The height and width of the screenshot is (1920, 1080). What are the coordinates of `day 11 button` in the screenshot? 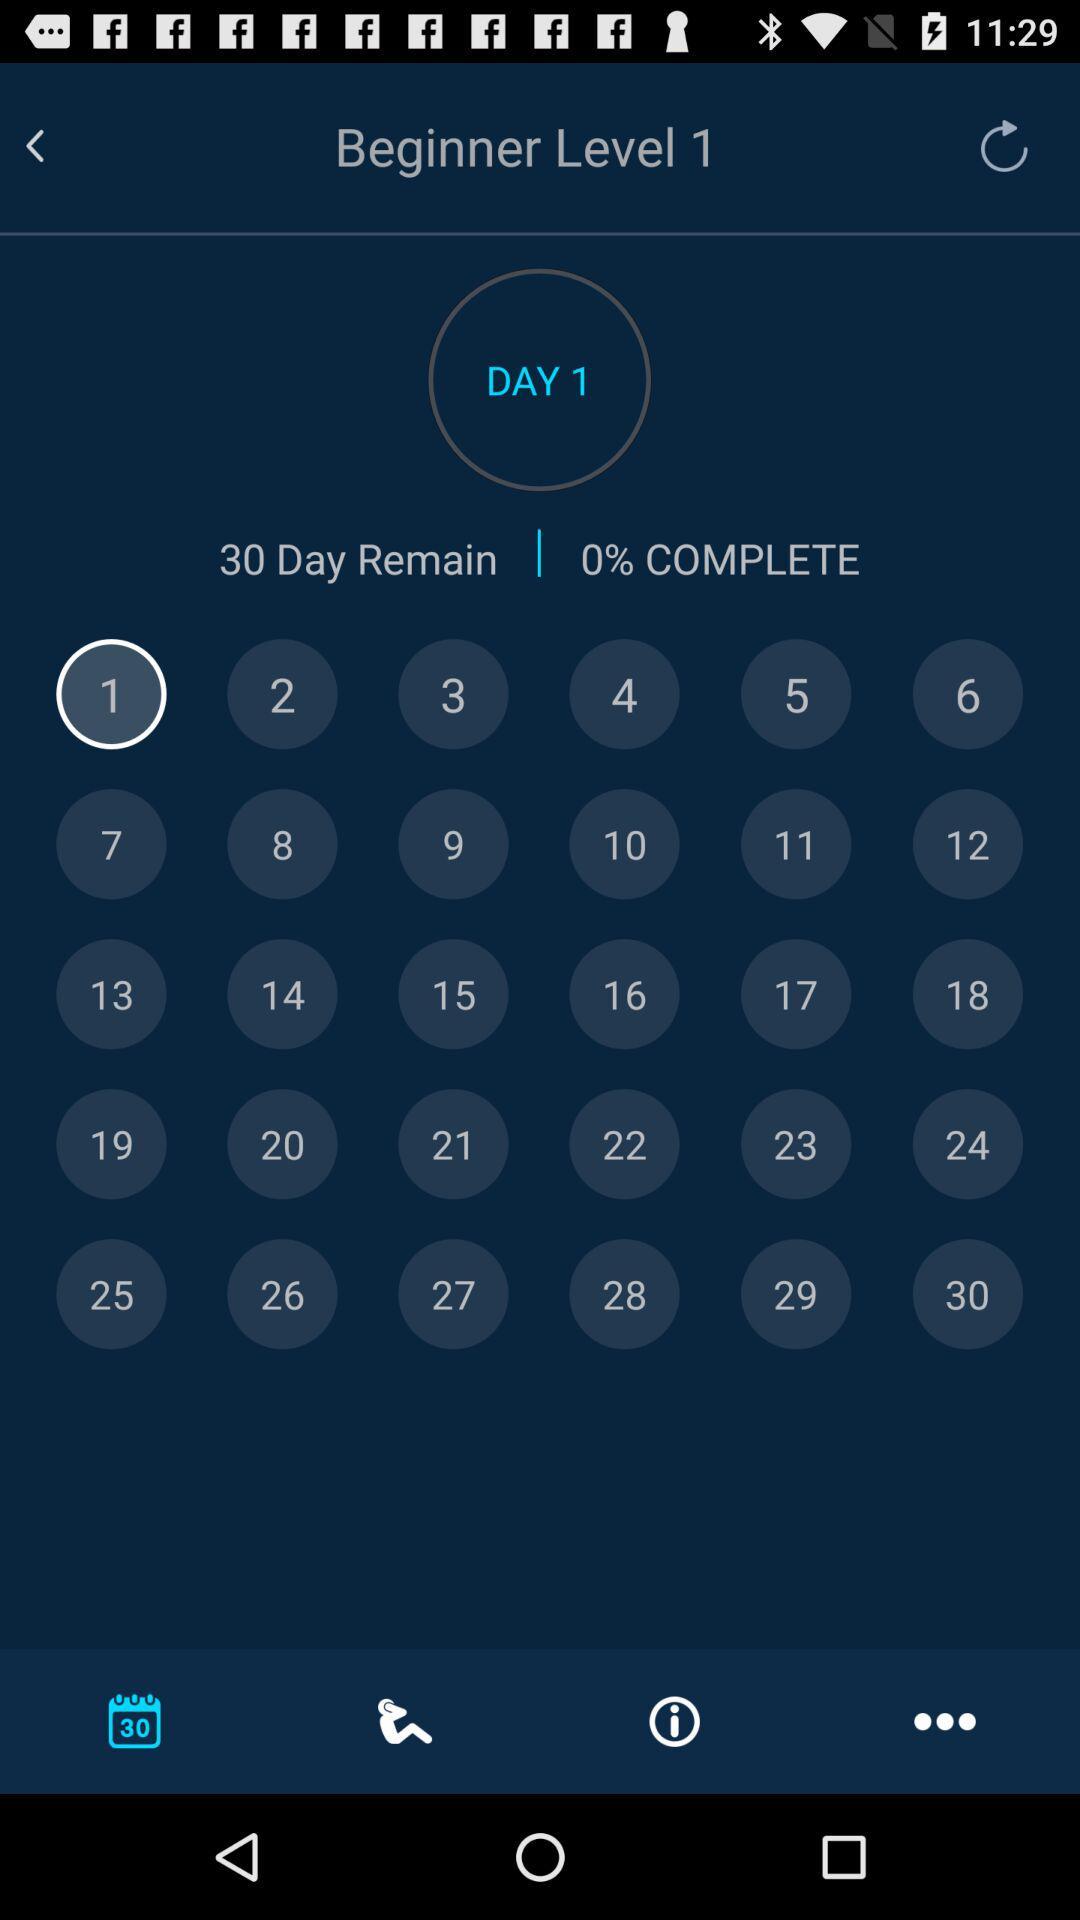 It's located at (795, 844).